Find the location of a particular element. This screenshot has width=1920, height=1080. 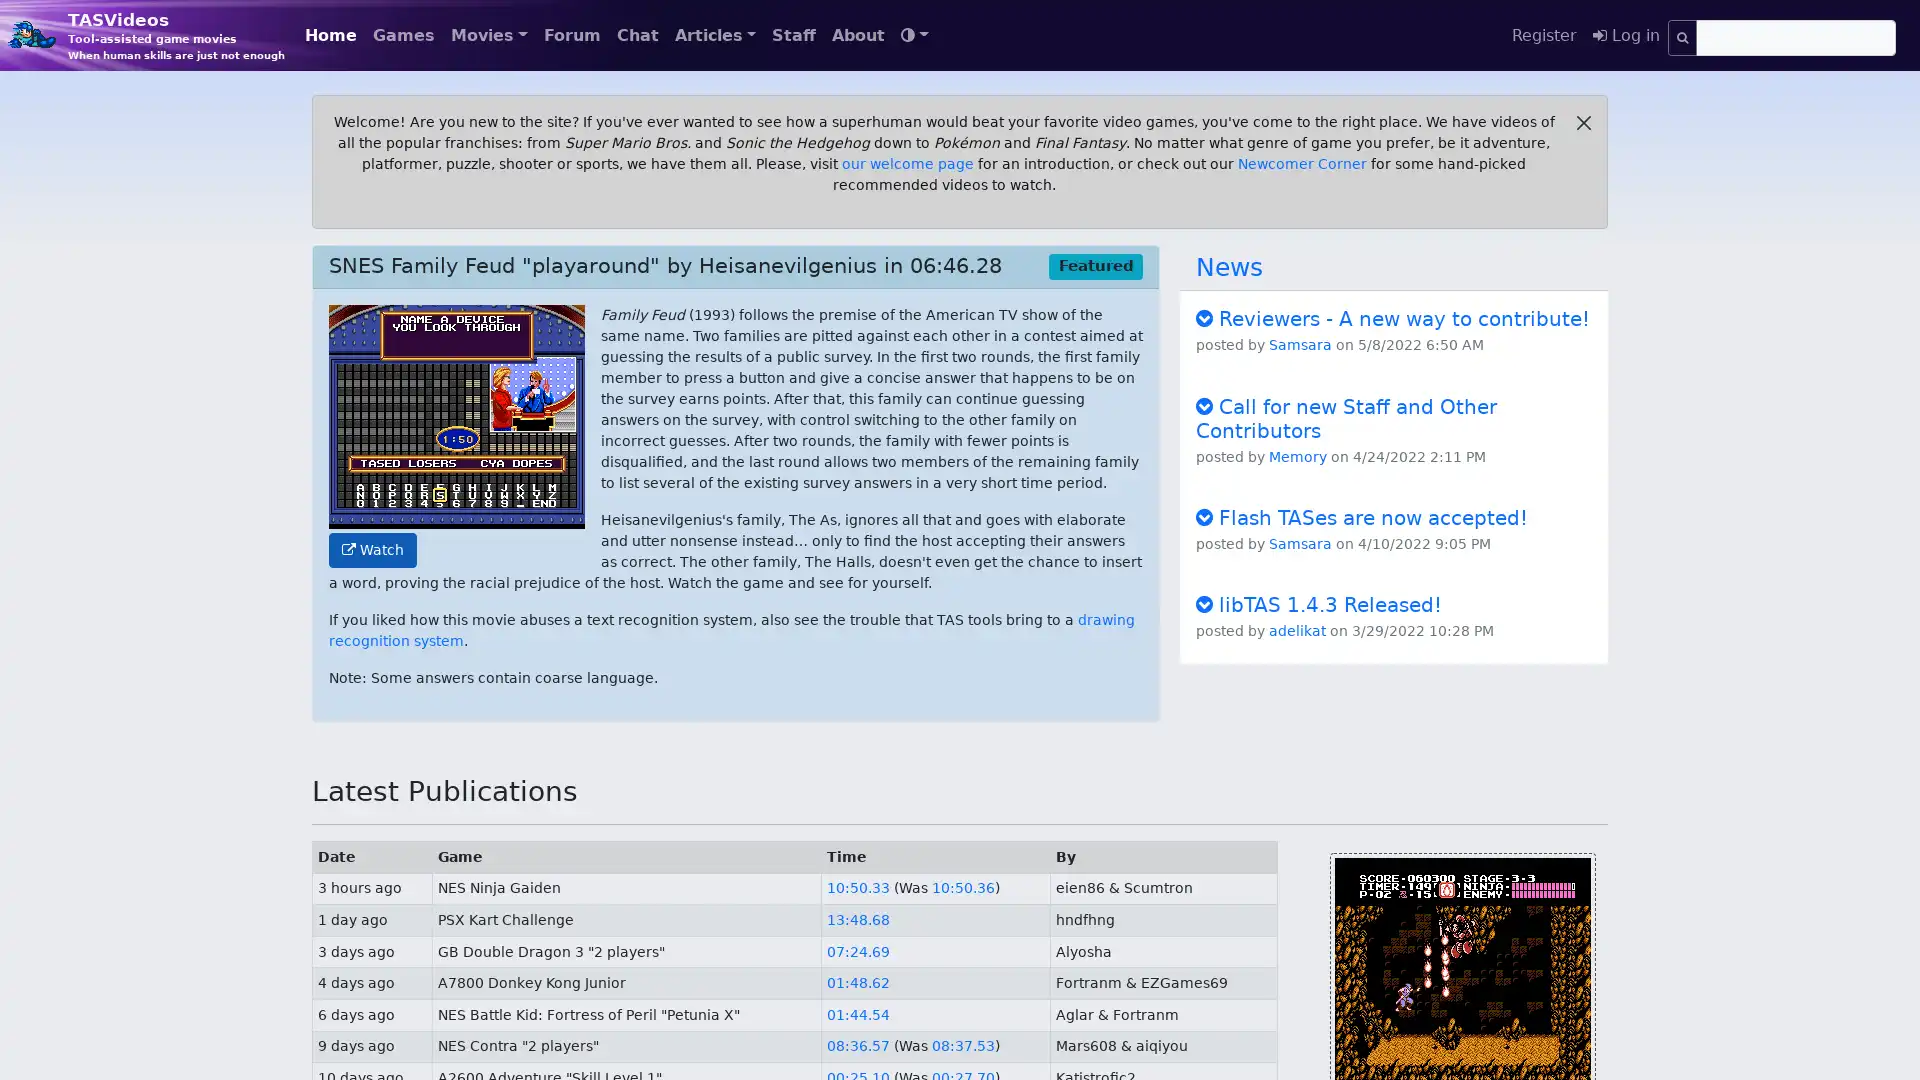

Reviewers - A new way to contribute! is located at coordinates (1391, 318).